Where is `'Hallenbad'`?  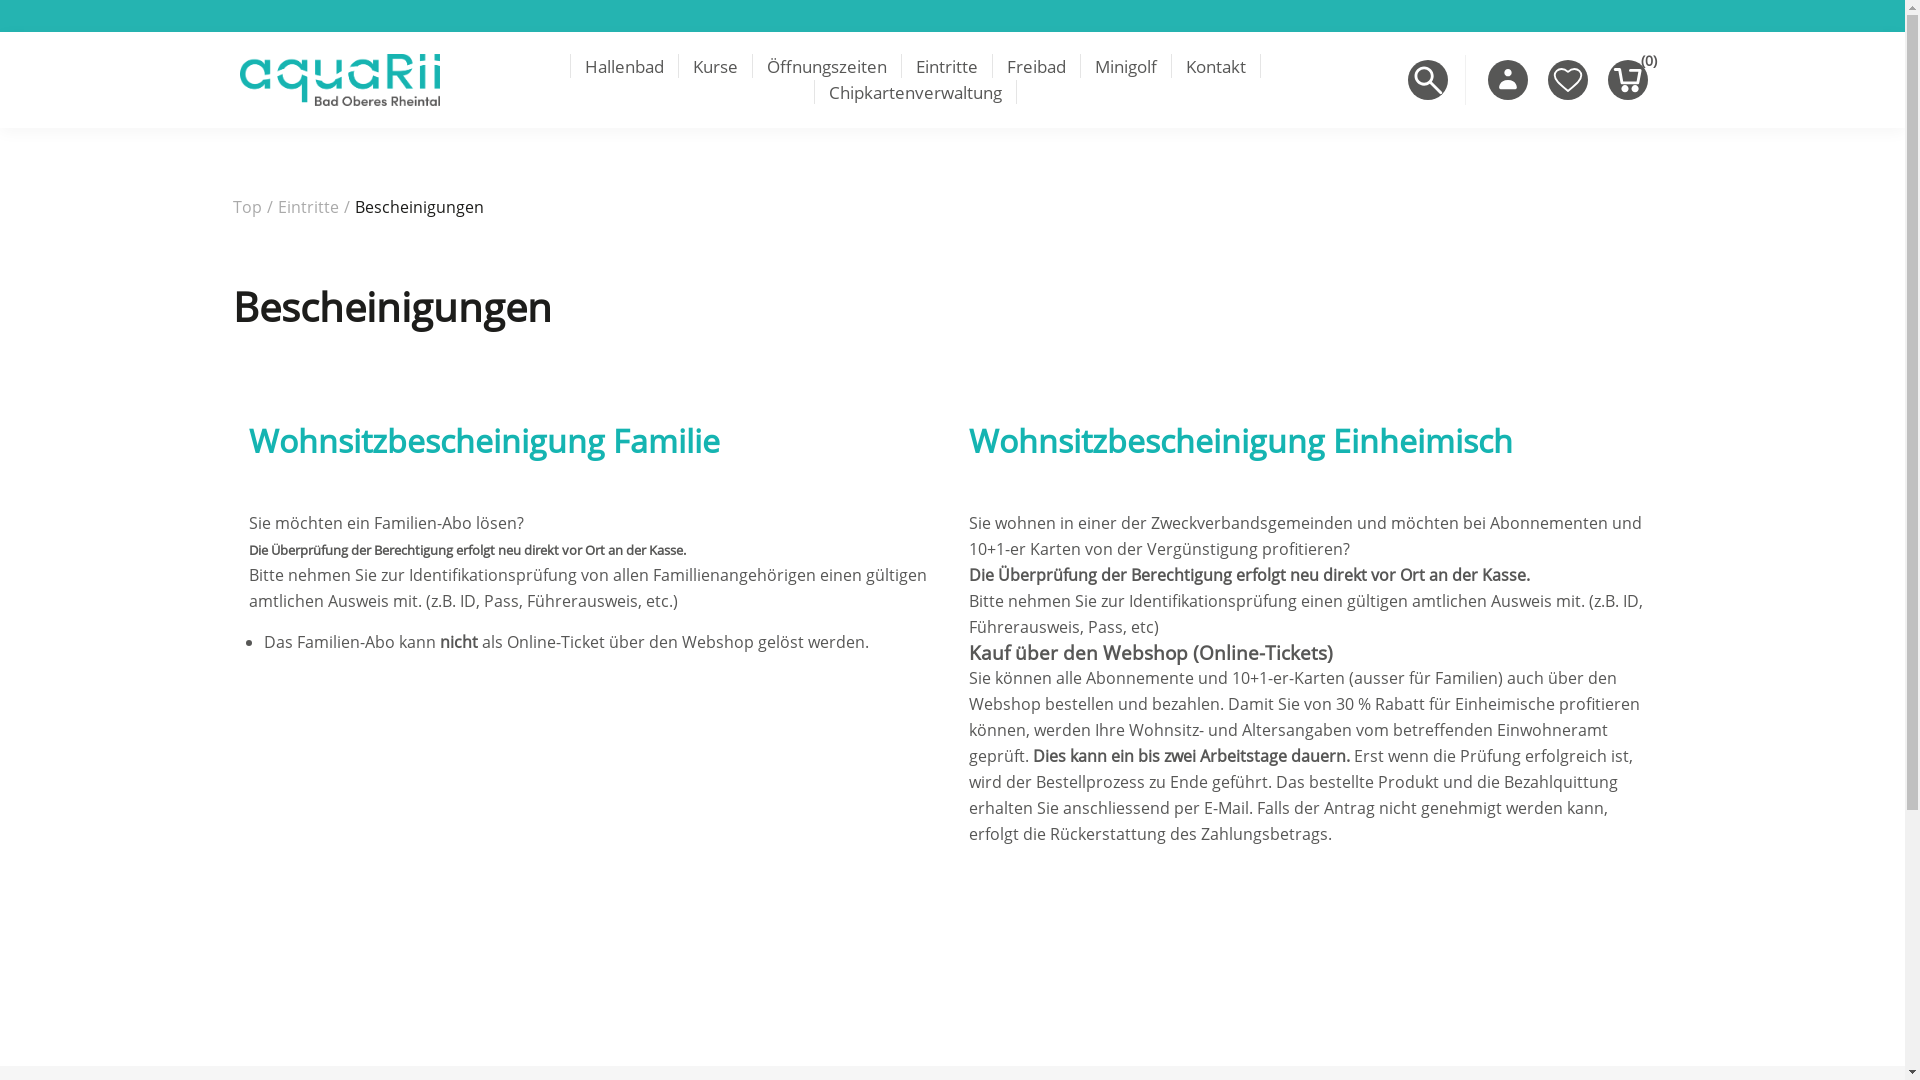
'Hallenbad' is located at coordinates (623, 65).